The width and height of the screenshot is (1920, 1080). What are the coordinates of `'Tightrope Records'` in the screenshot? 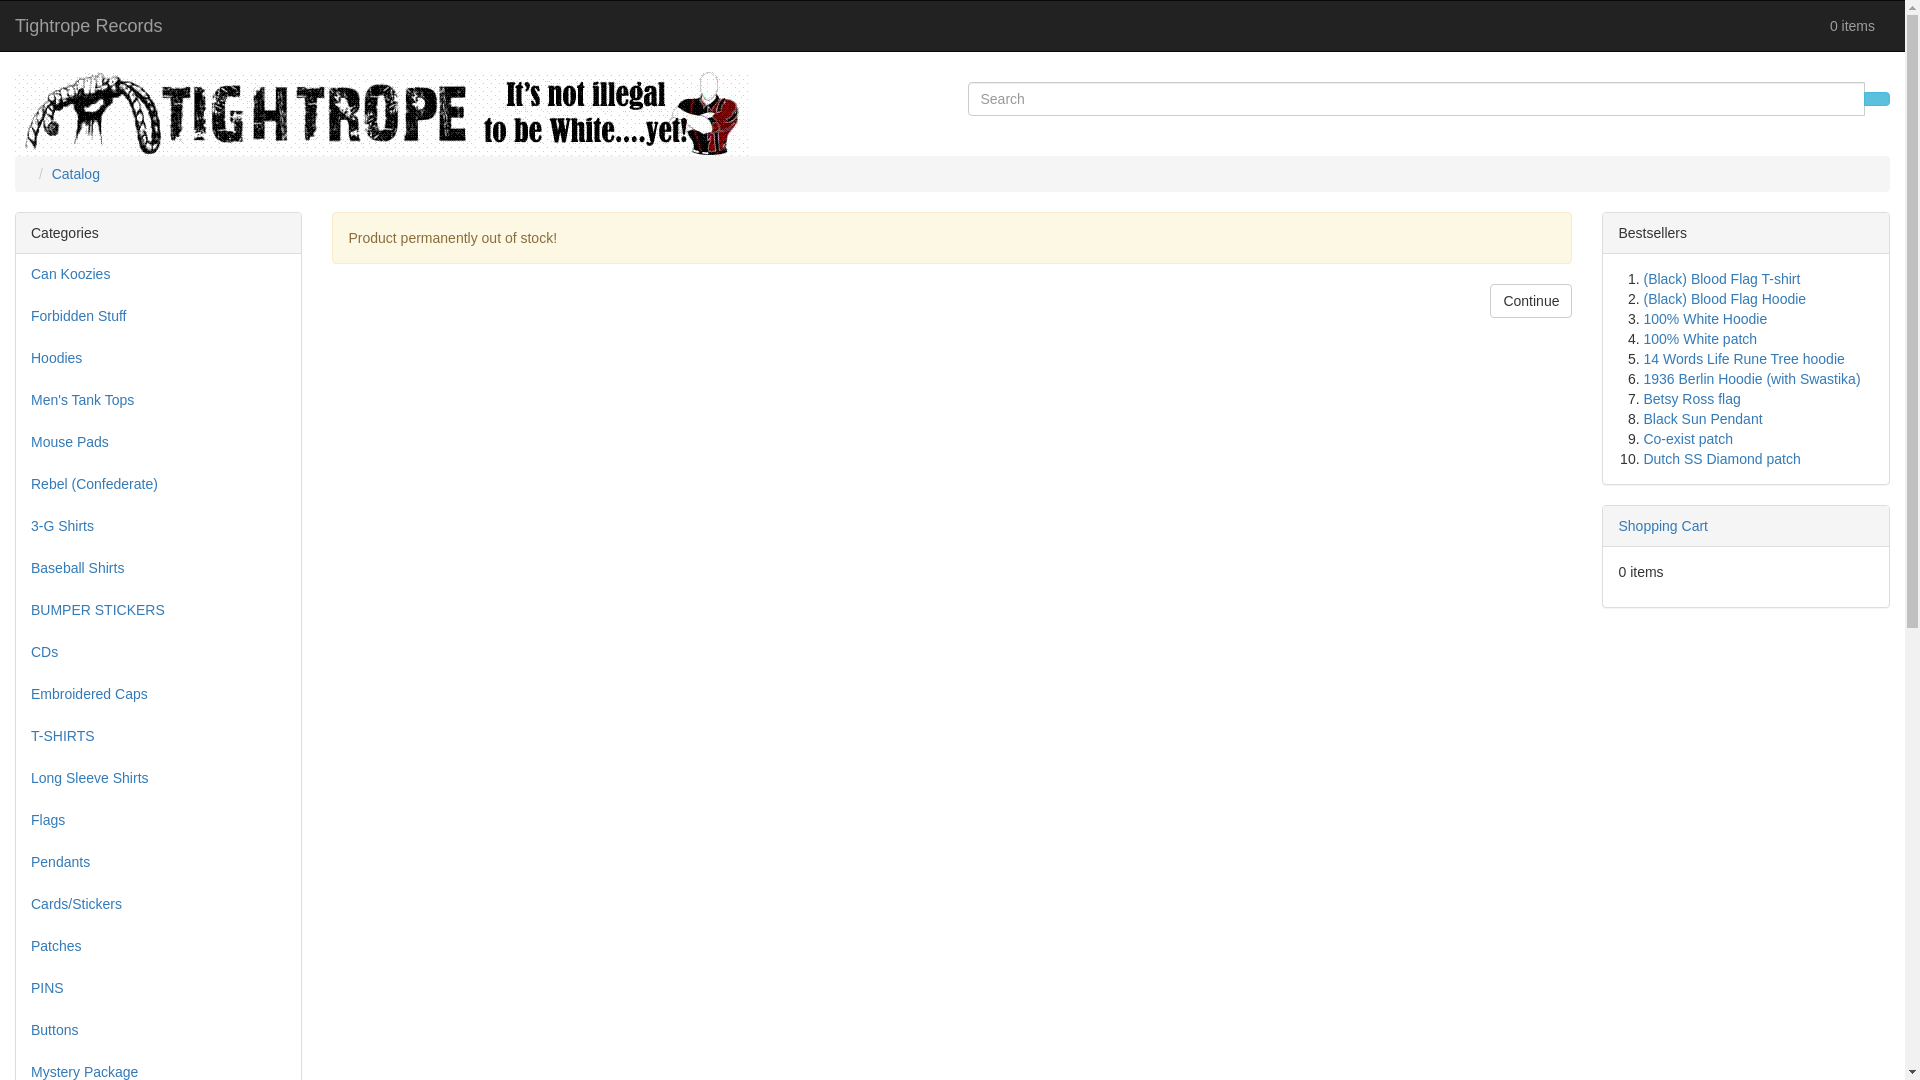 It's located at (87, 26).